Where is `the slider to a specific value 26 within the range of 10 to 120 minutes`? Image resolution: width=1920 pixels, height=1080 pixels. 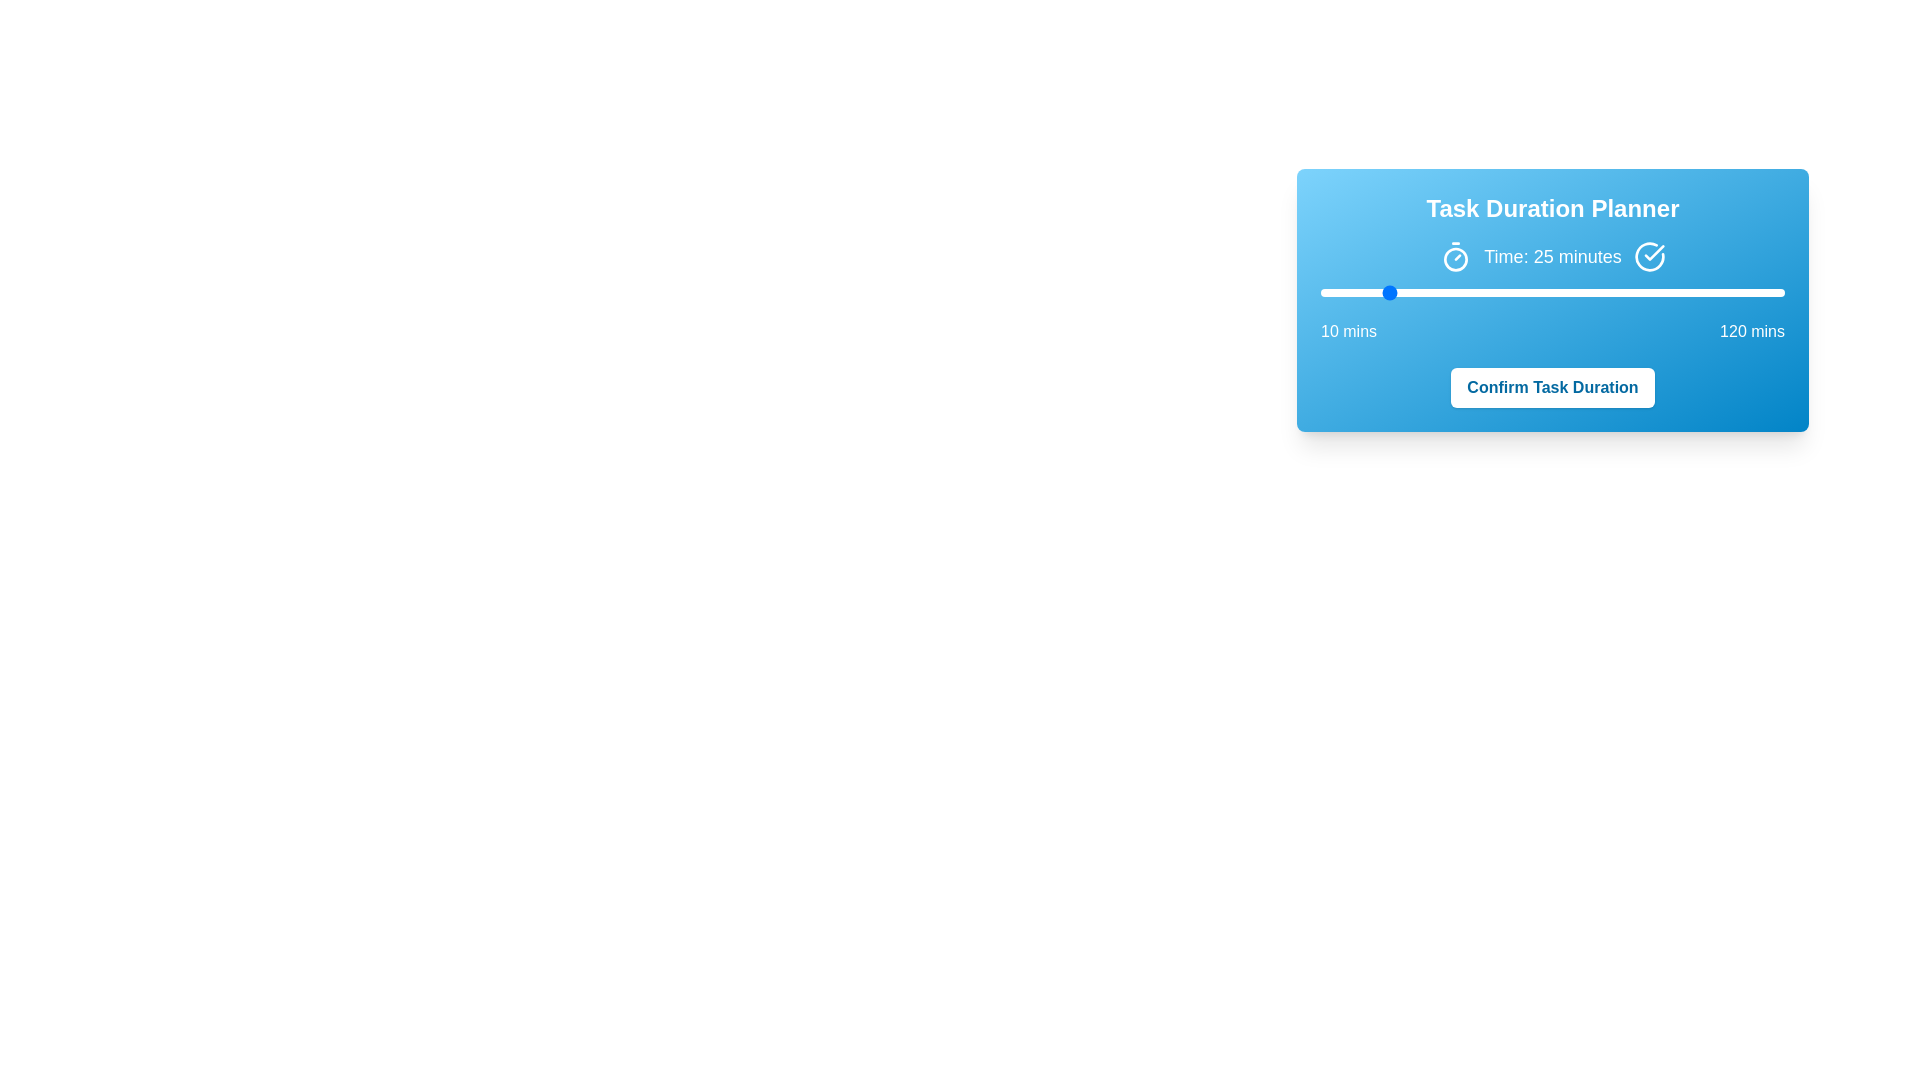
the slider to a specific value 26 within the range of 10 to 120 minutes is located at coordinates (1387, 293).